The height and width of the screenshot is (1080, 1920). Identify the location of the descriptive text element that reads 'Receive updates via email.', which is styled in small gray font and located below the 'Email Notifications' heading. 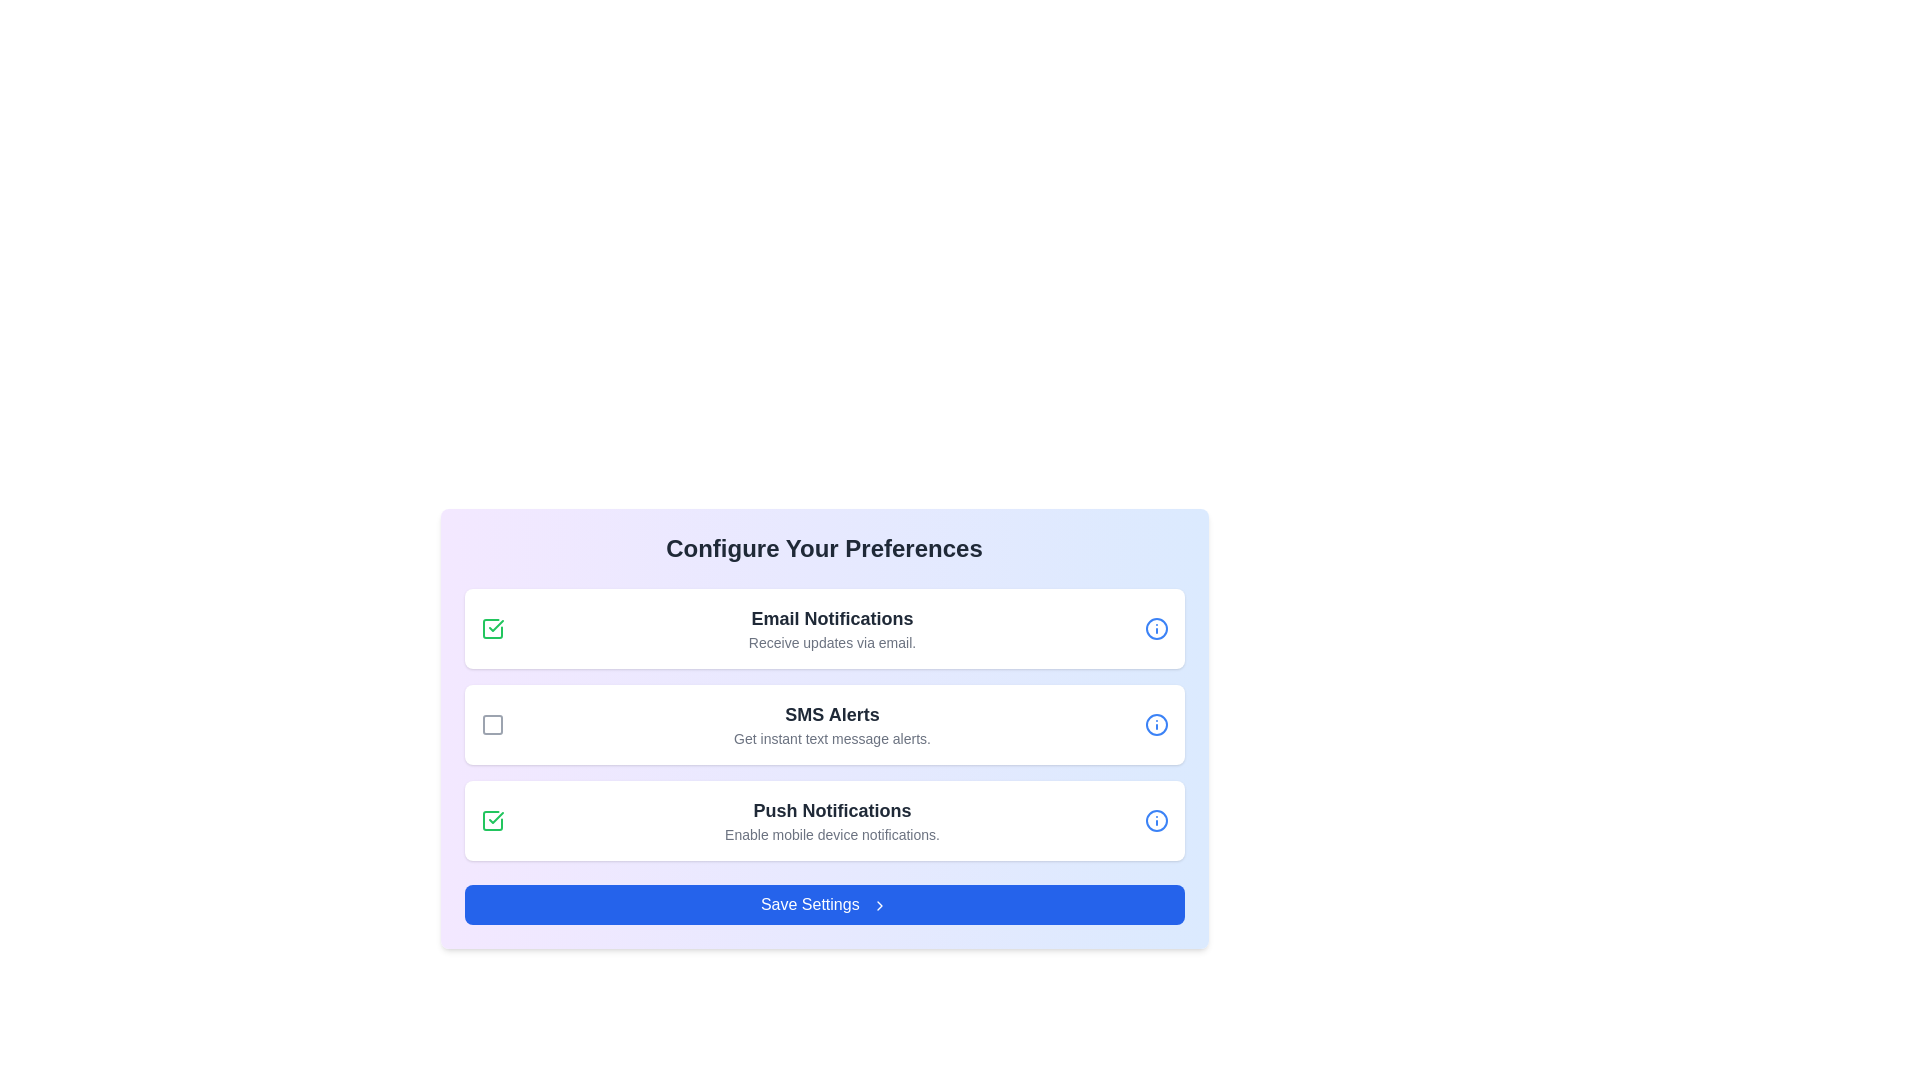
(832, 643).